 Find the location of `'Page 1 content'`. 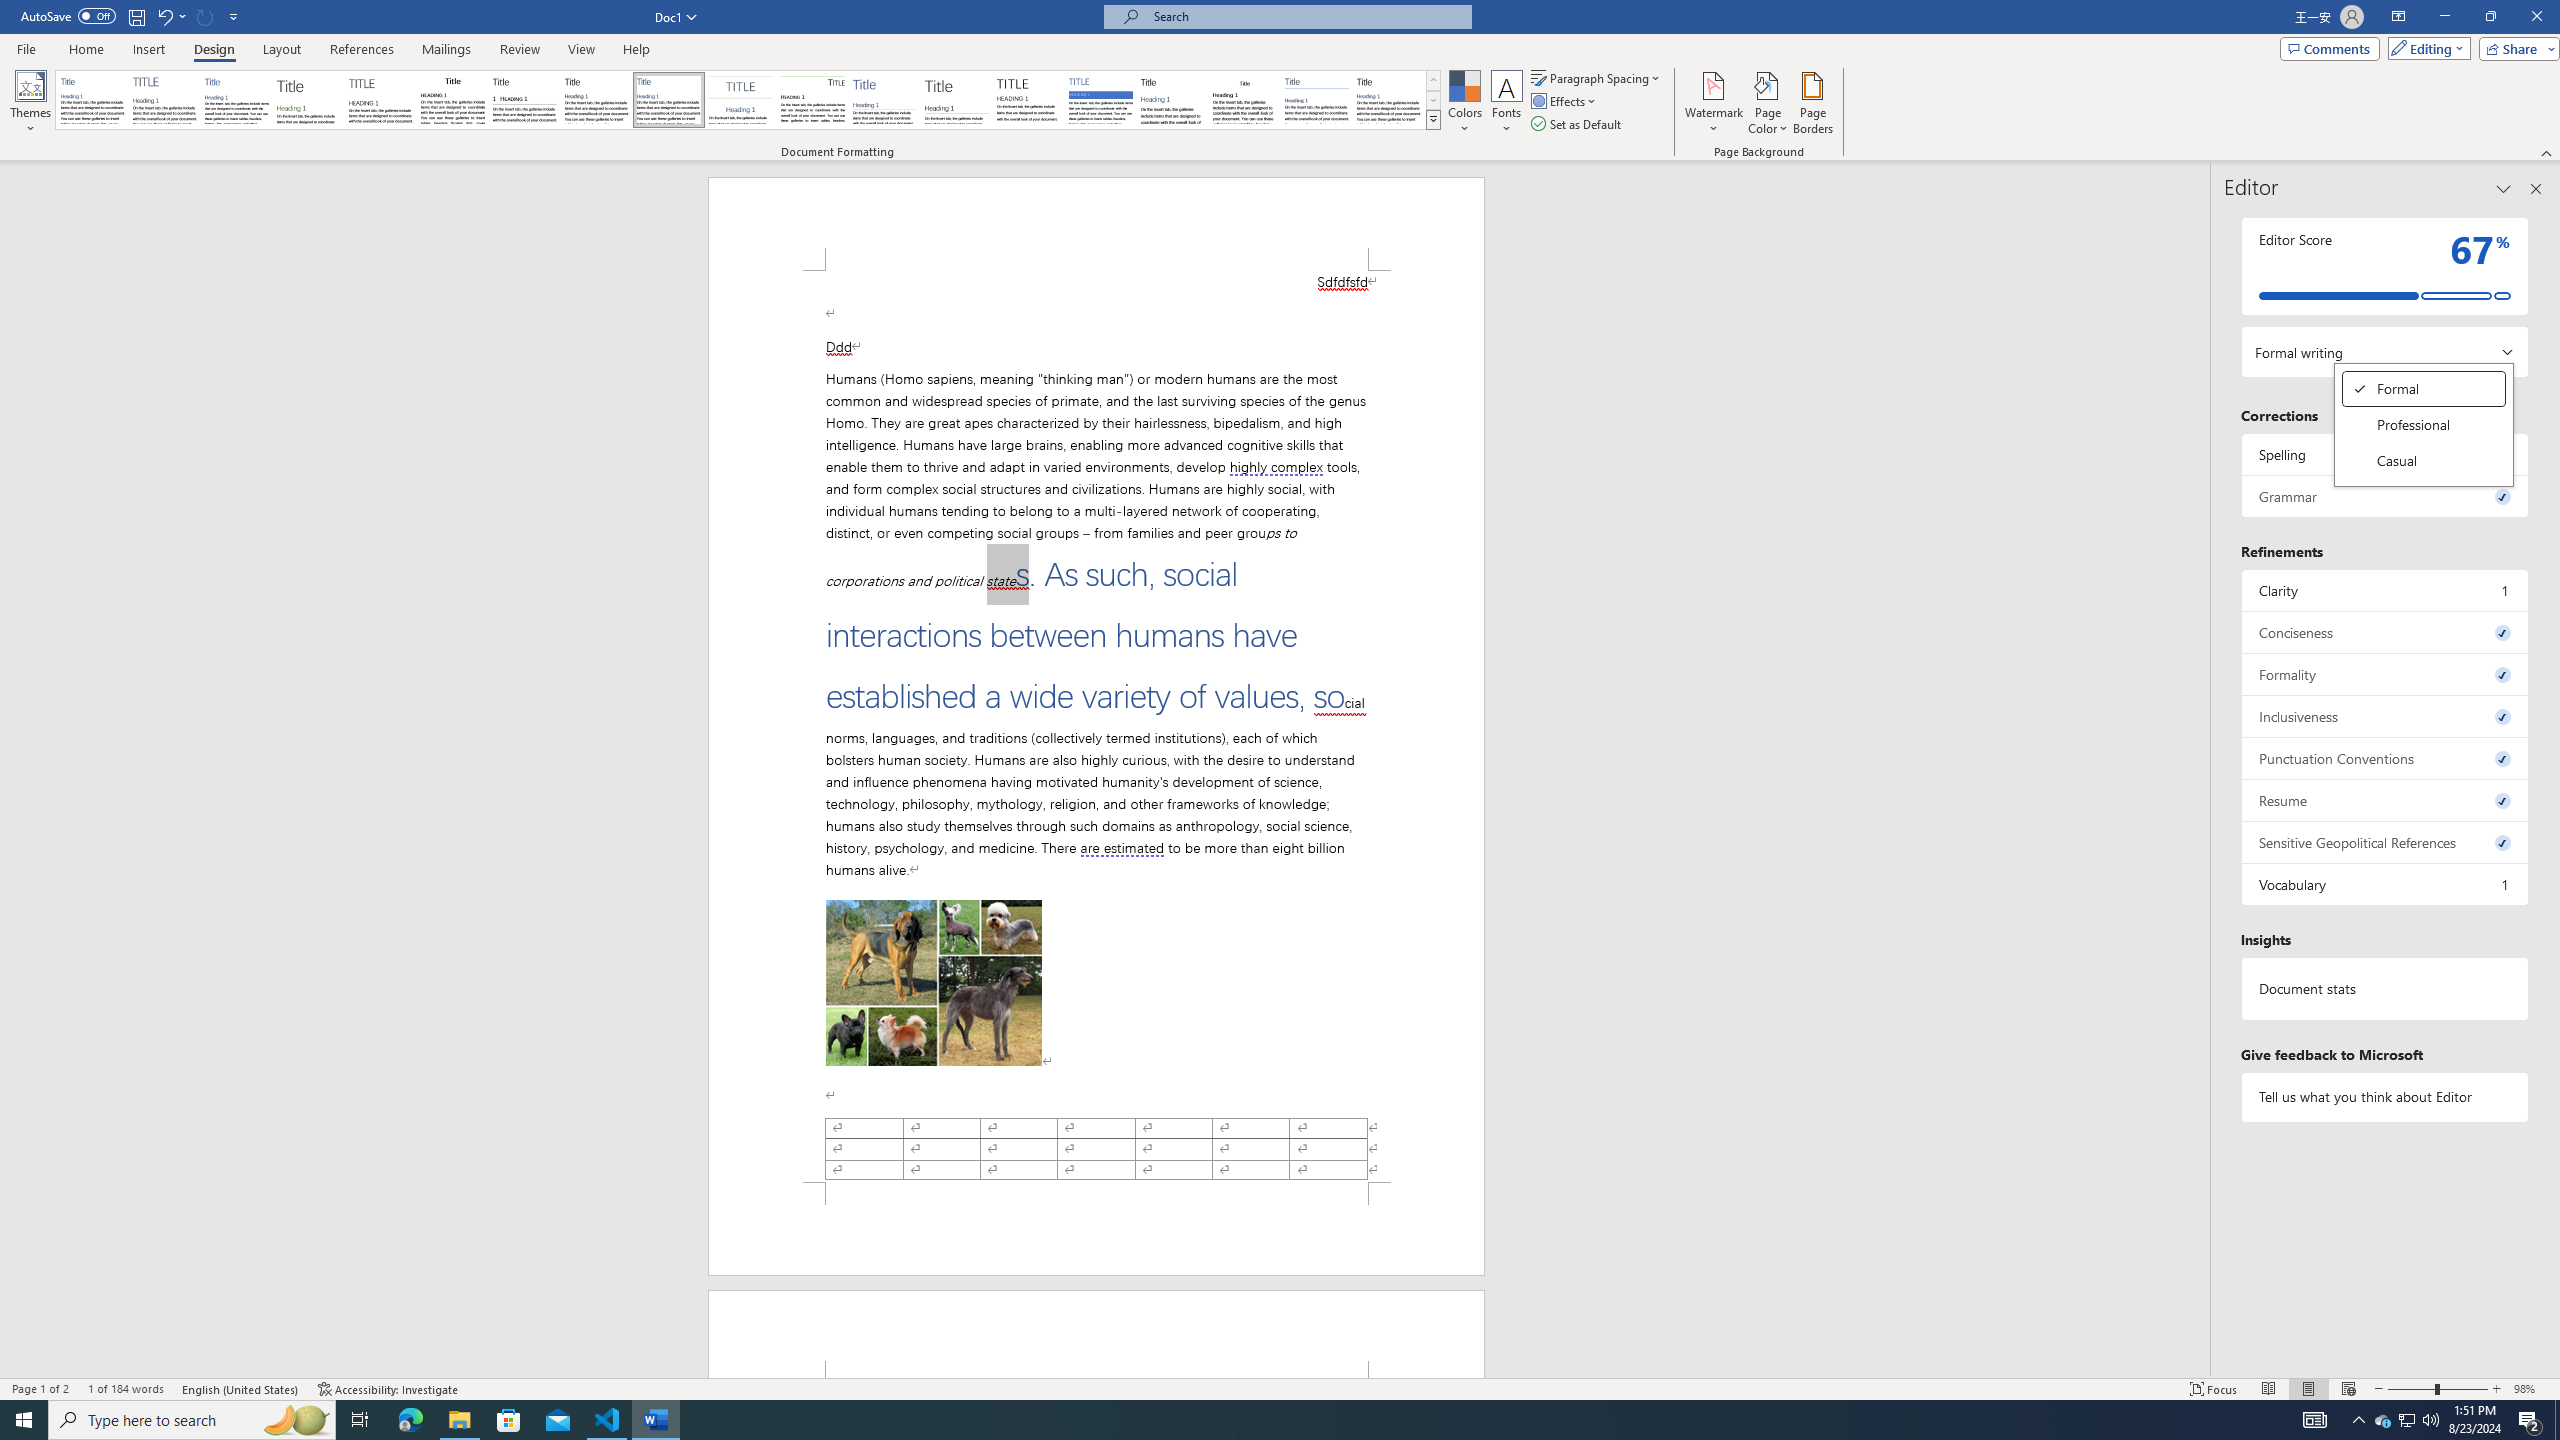

'Page 1 content' is located at coordinates (1096, 725).